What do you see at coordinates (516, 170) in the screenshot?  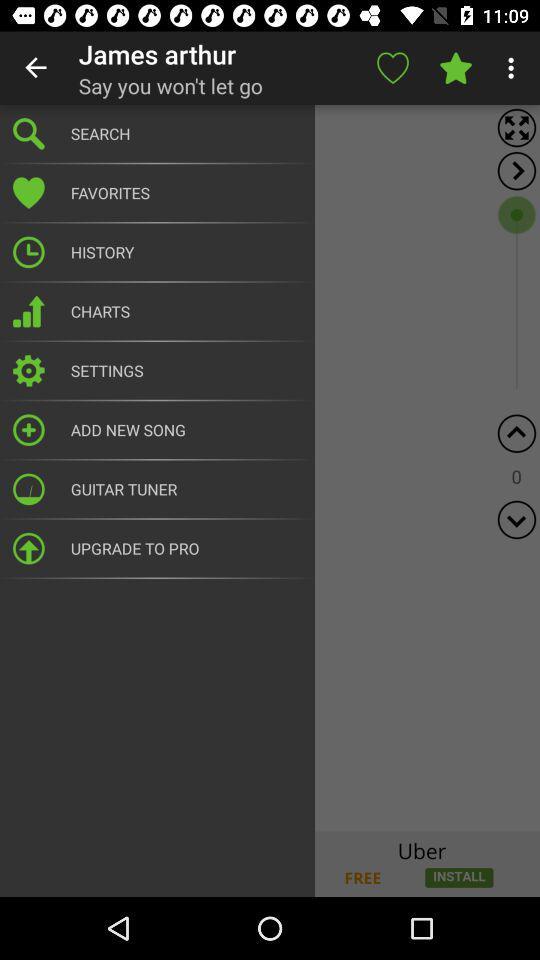 I see `expand` at bounding box center [516, 170].